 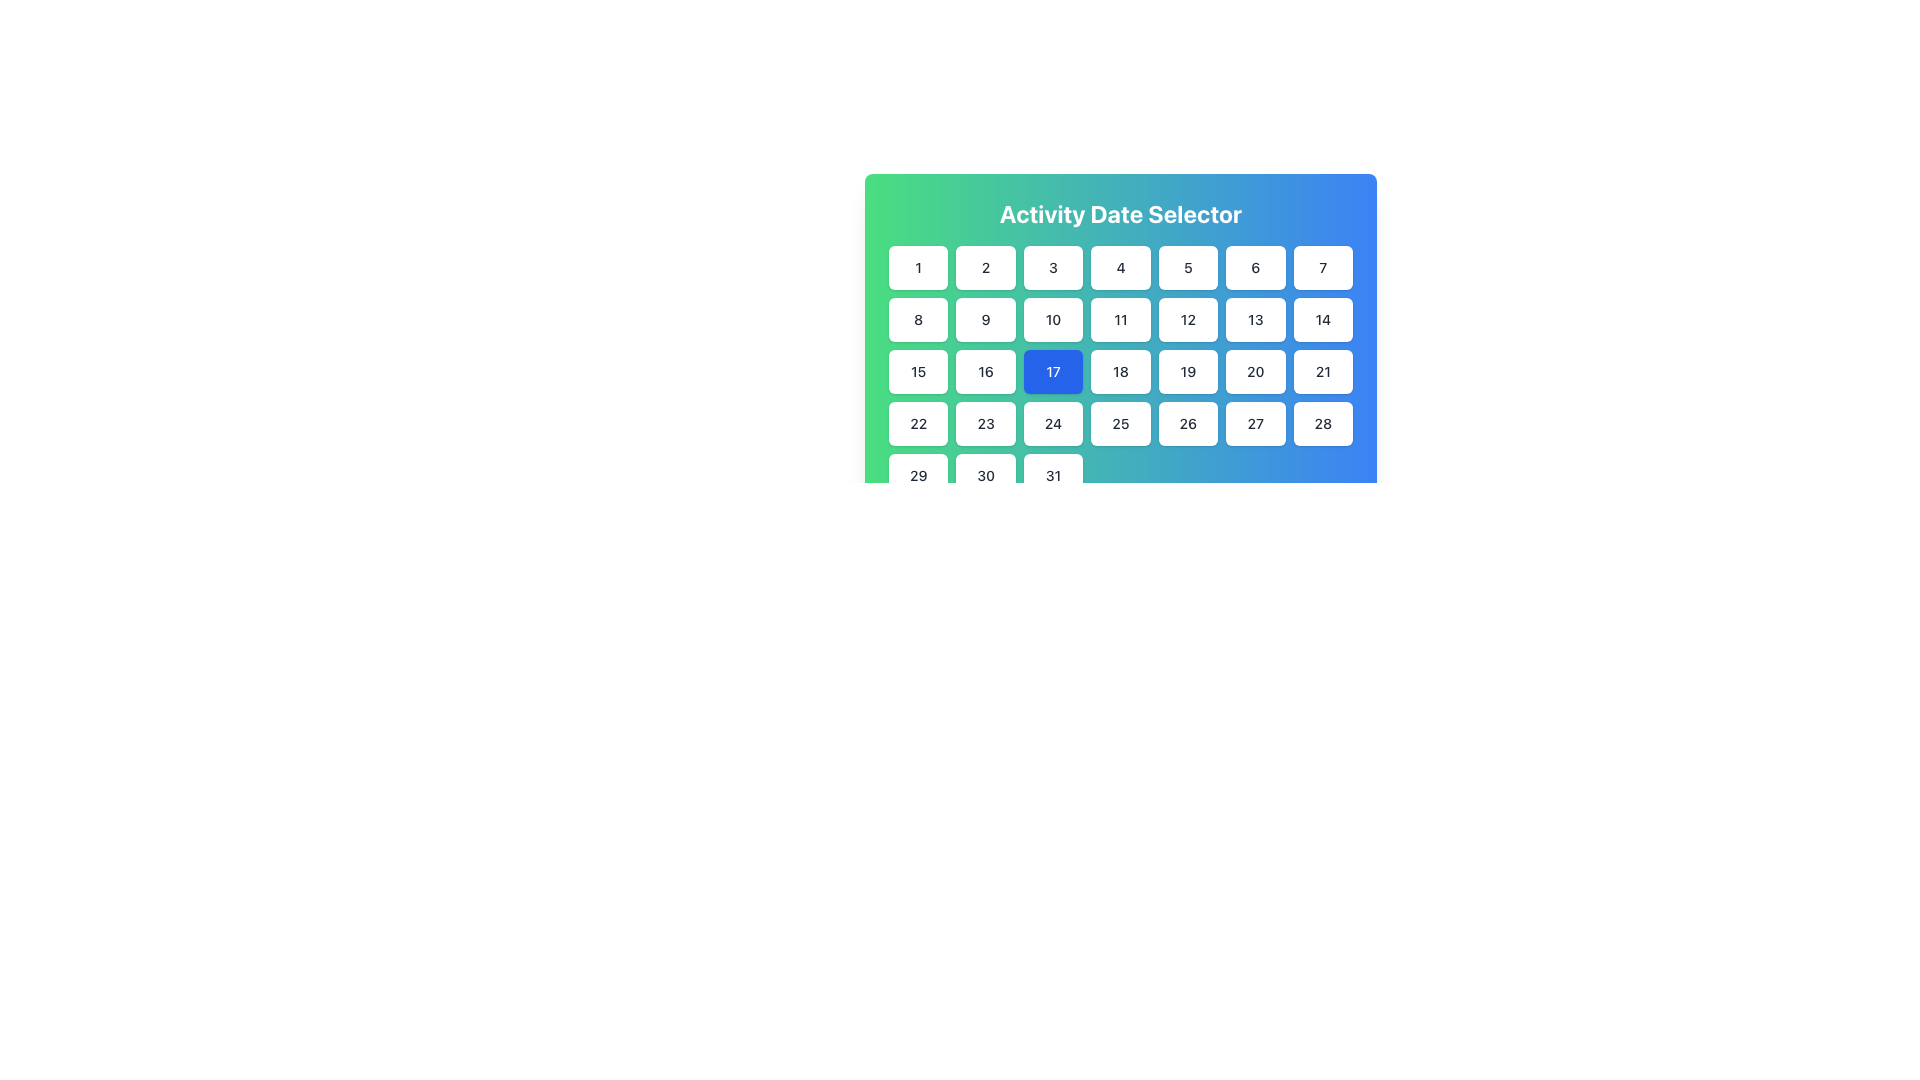 What do you see at coordinates (917, 423) in the screenshot?
I see `the button with the numeric text '22'` at bounding box center [917, 423].